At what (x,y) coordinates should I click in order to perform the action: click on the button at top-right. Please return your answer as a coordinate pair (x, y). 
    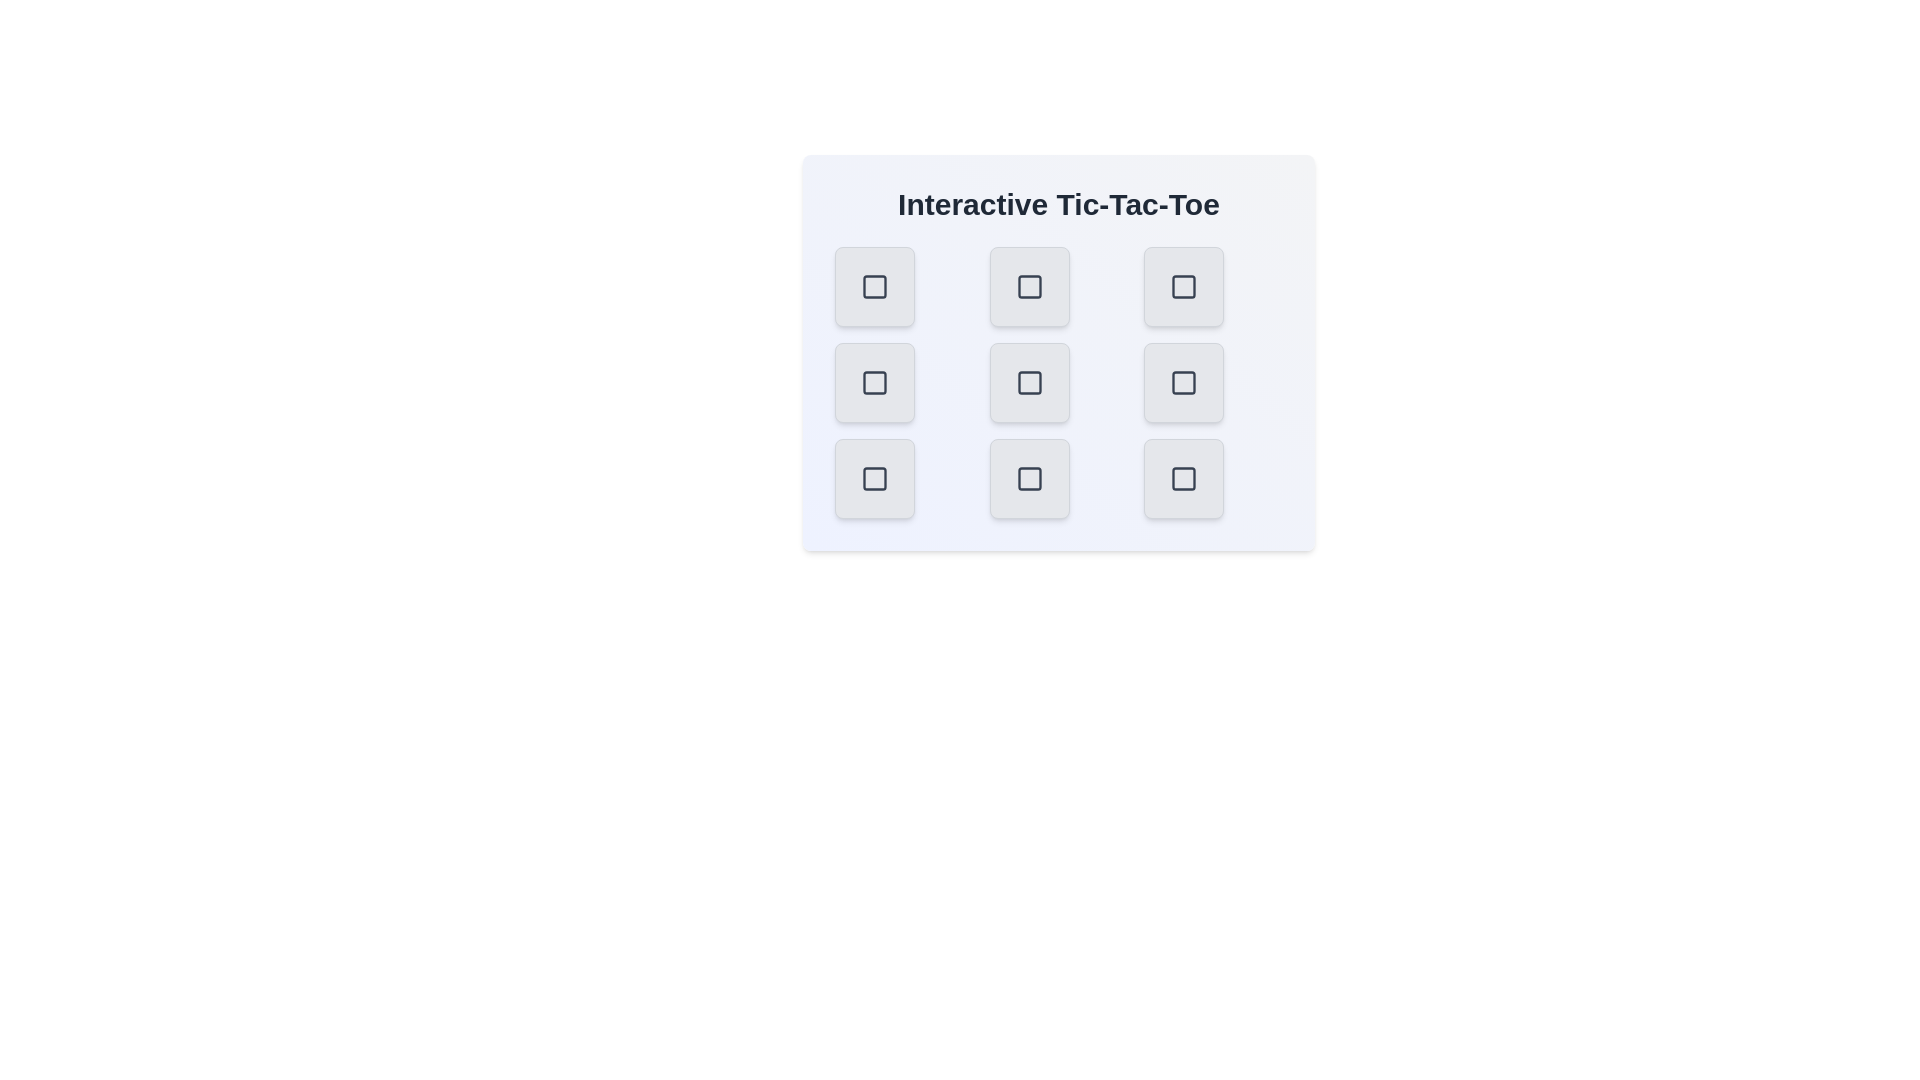
    Looking at the image, I should click on (1184, 286).